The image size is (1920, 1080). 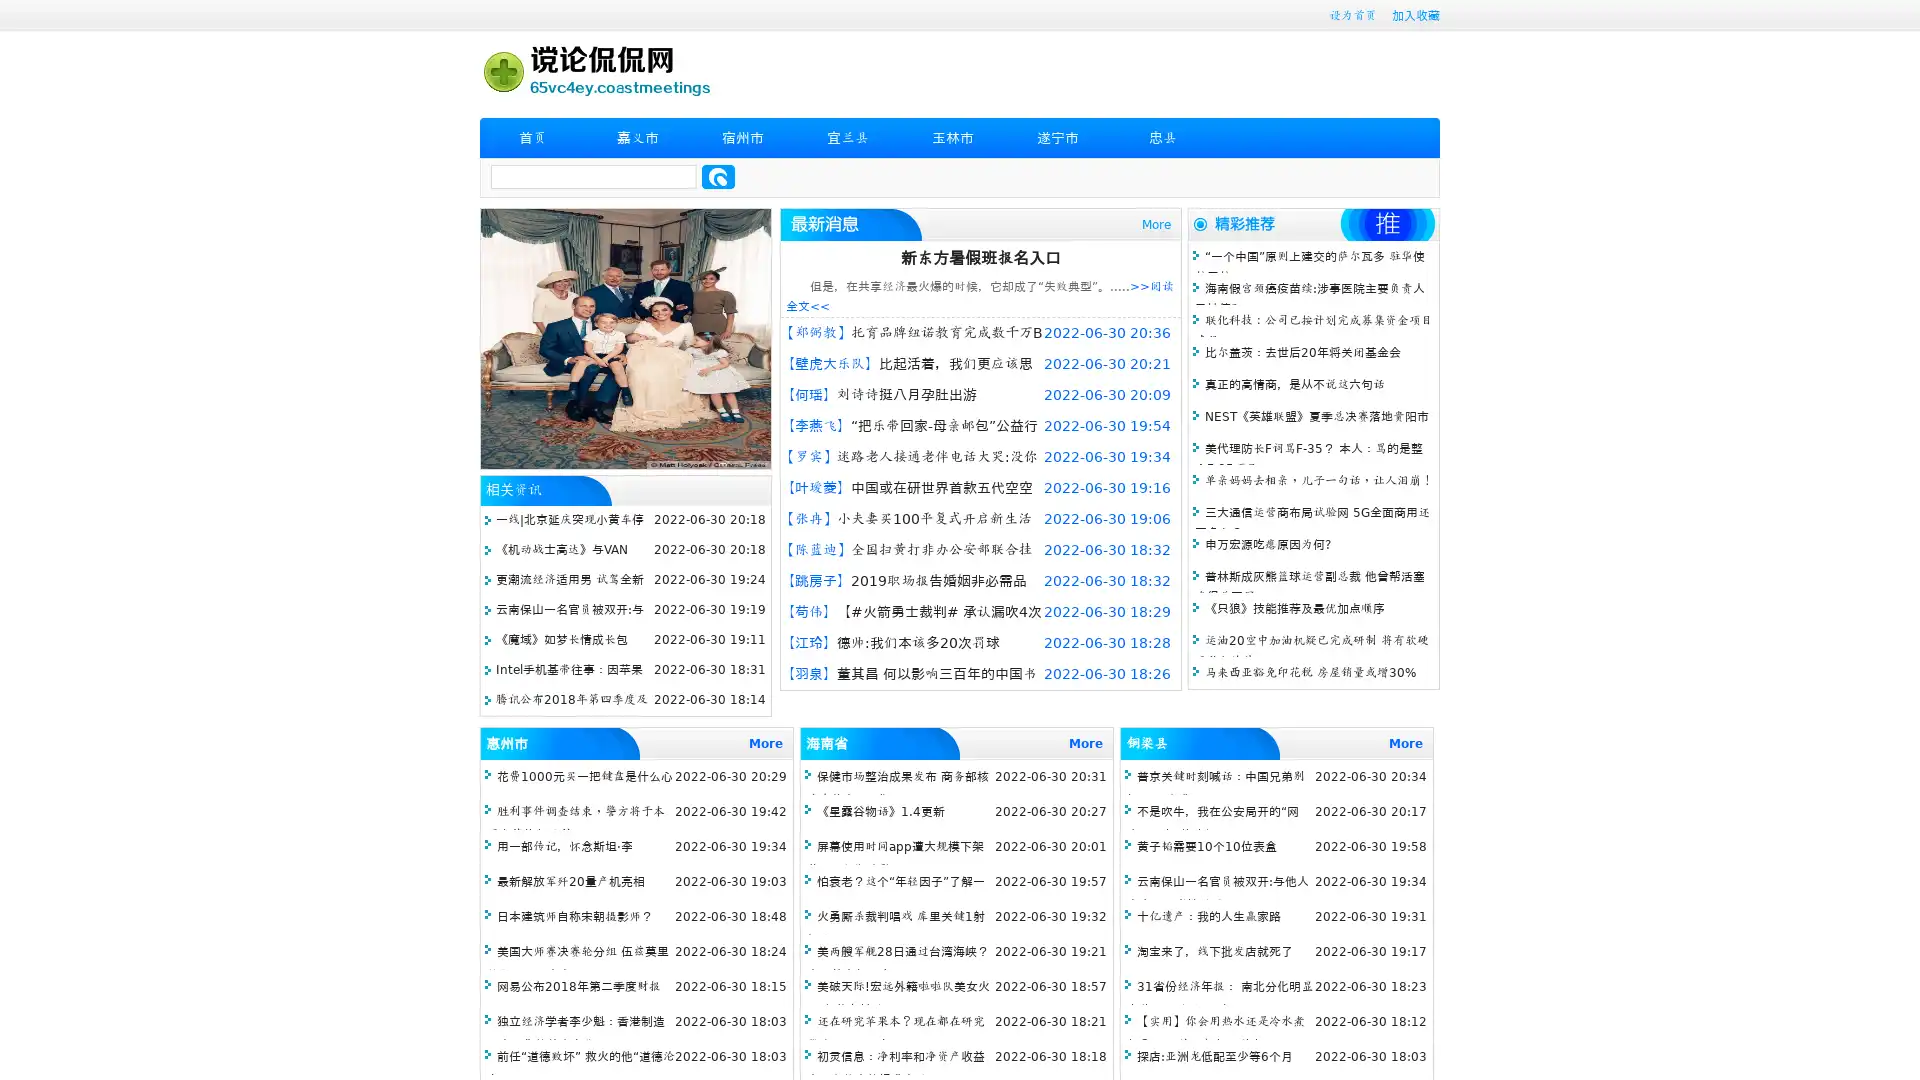 What do you see at coordinates (718, 176) in the screenshot?
I see `Search` at bounding box center [718, 176].